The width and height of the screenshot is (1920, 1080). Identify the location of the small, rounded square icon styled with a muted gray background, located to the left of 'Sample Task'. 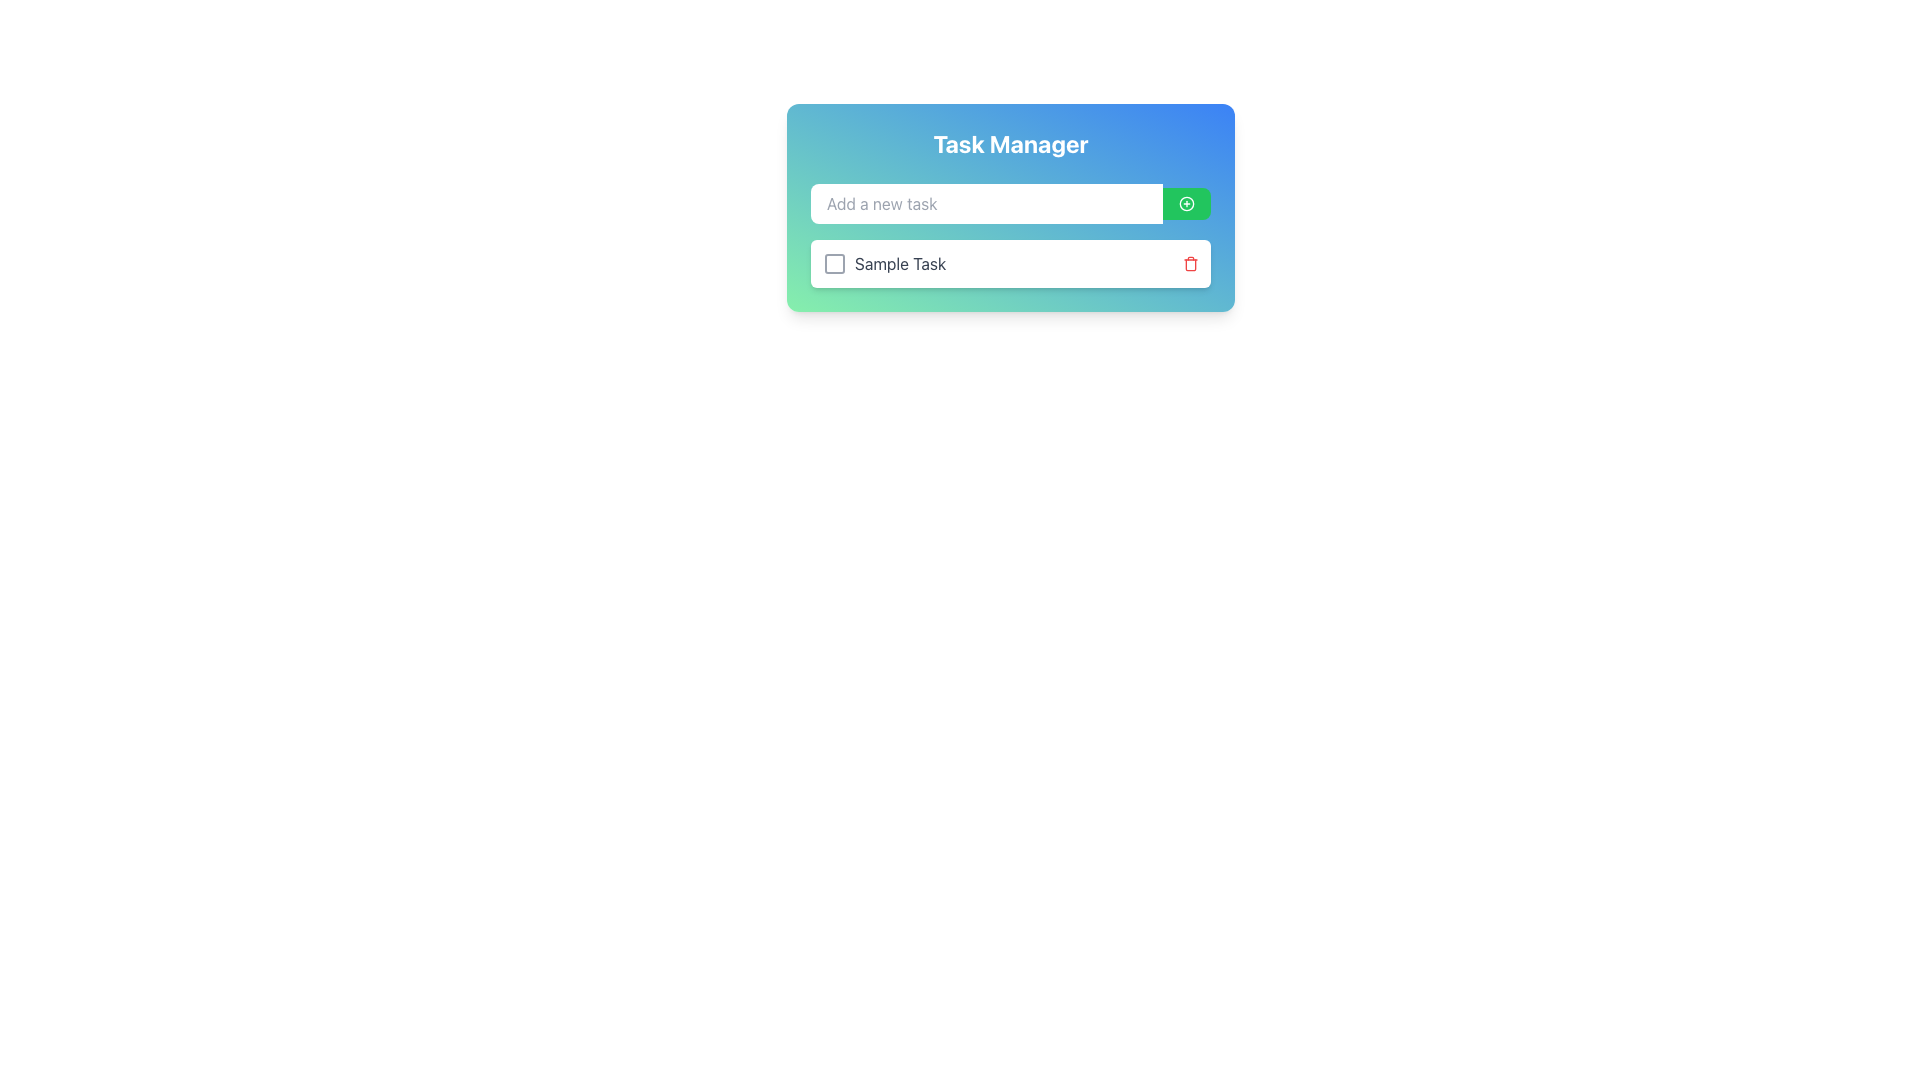
(835, 262).